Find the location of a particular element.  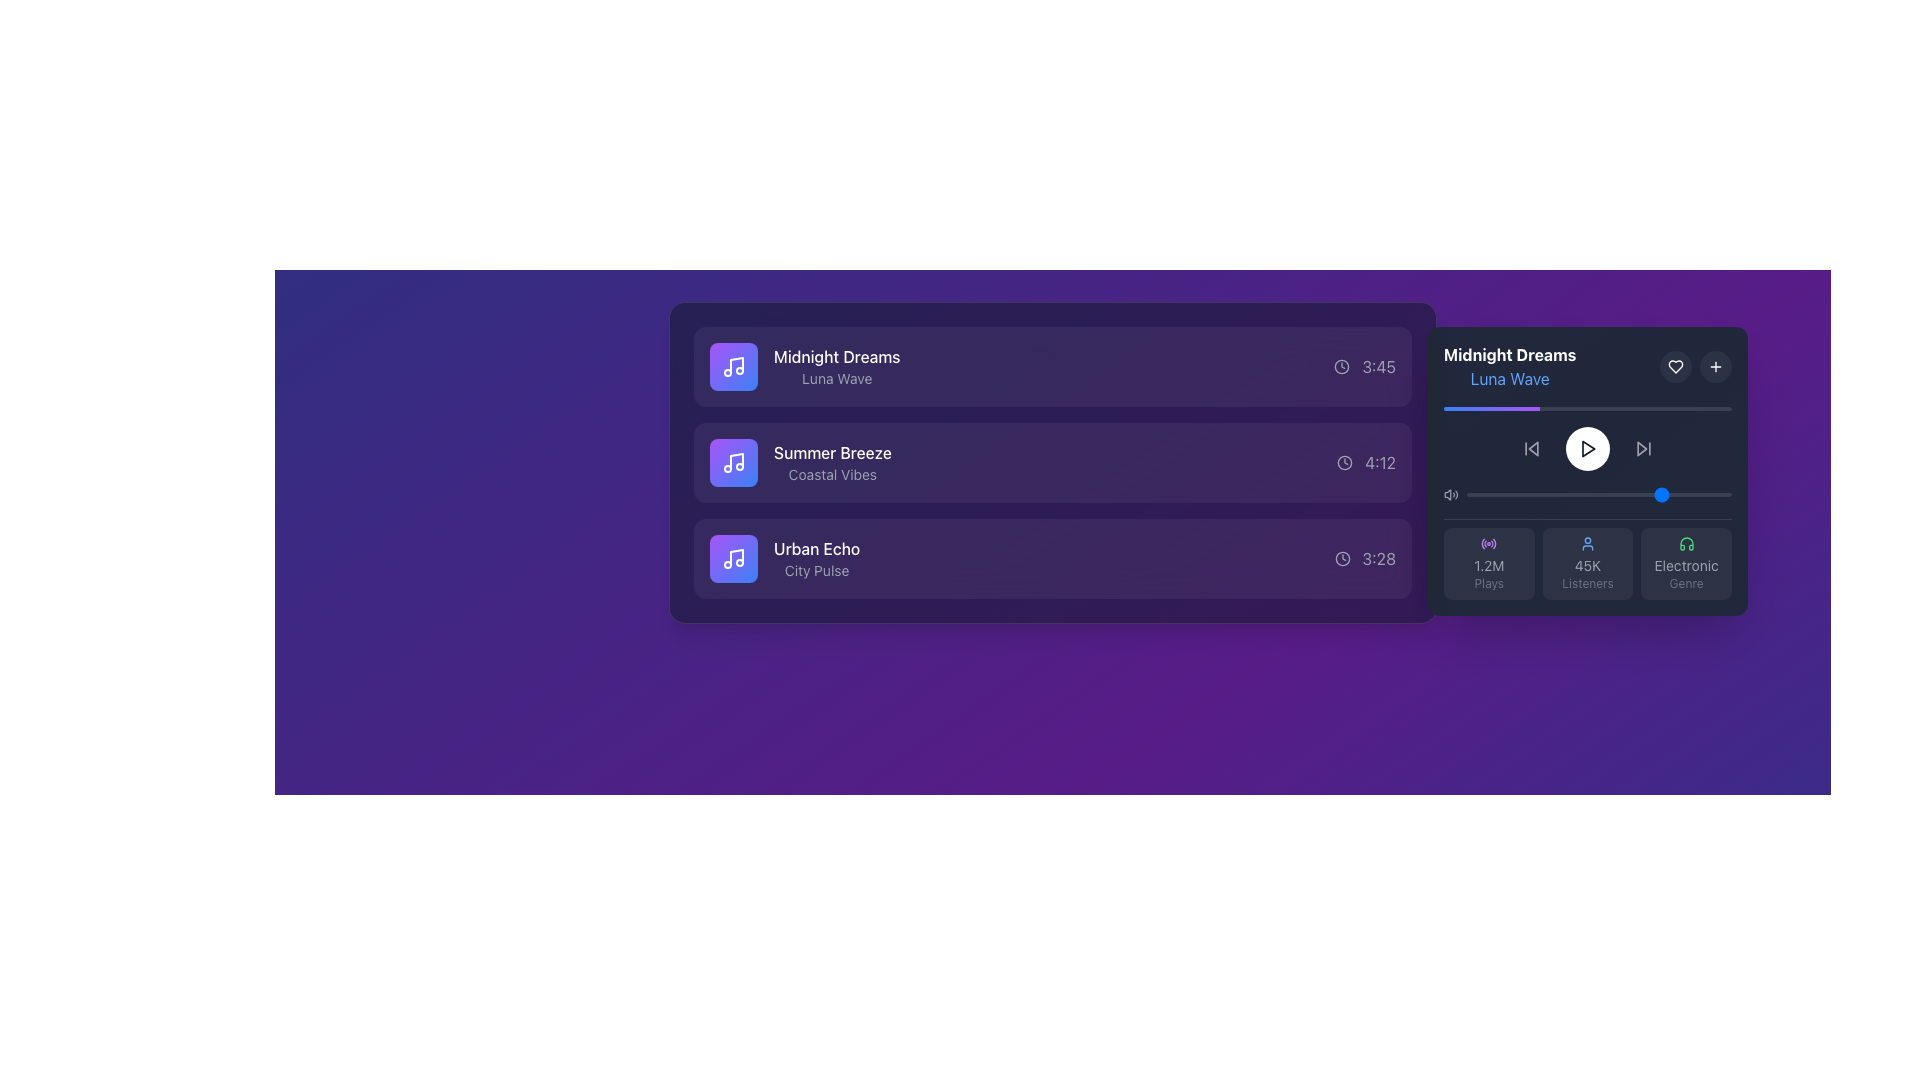

the 'Urban Echo' track icon is located at coordinates (733, 559).